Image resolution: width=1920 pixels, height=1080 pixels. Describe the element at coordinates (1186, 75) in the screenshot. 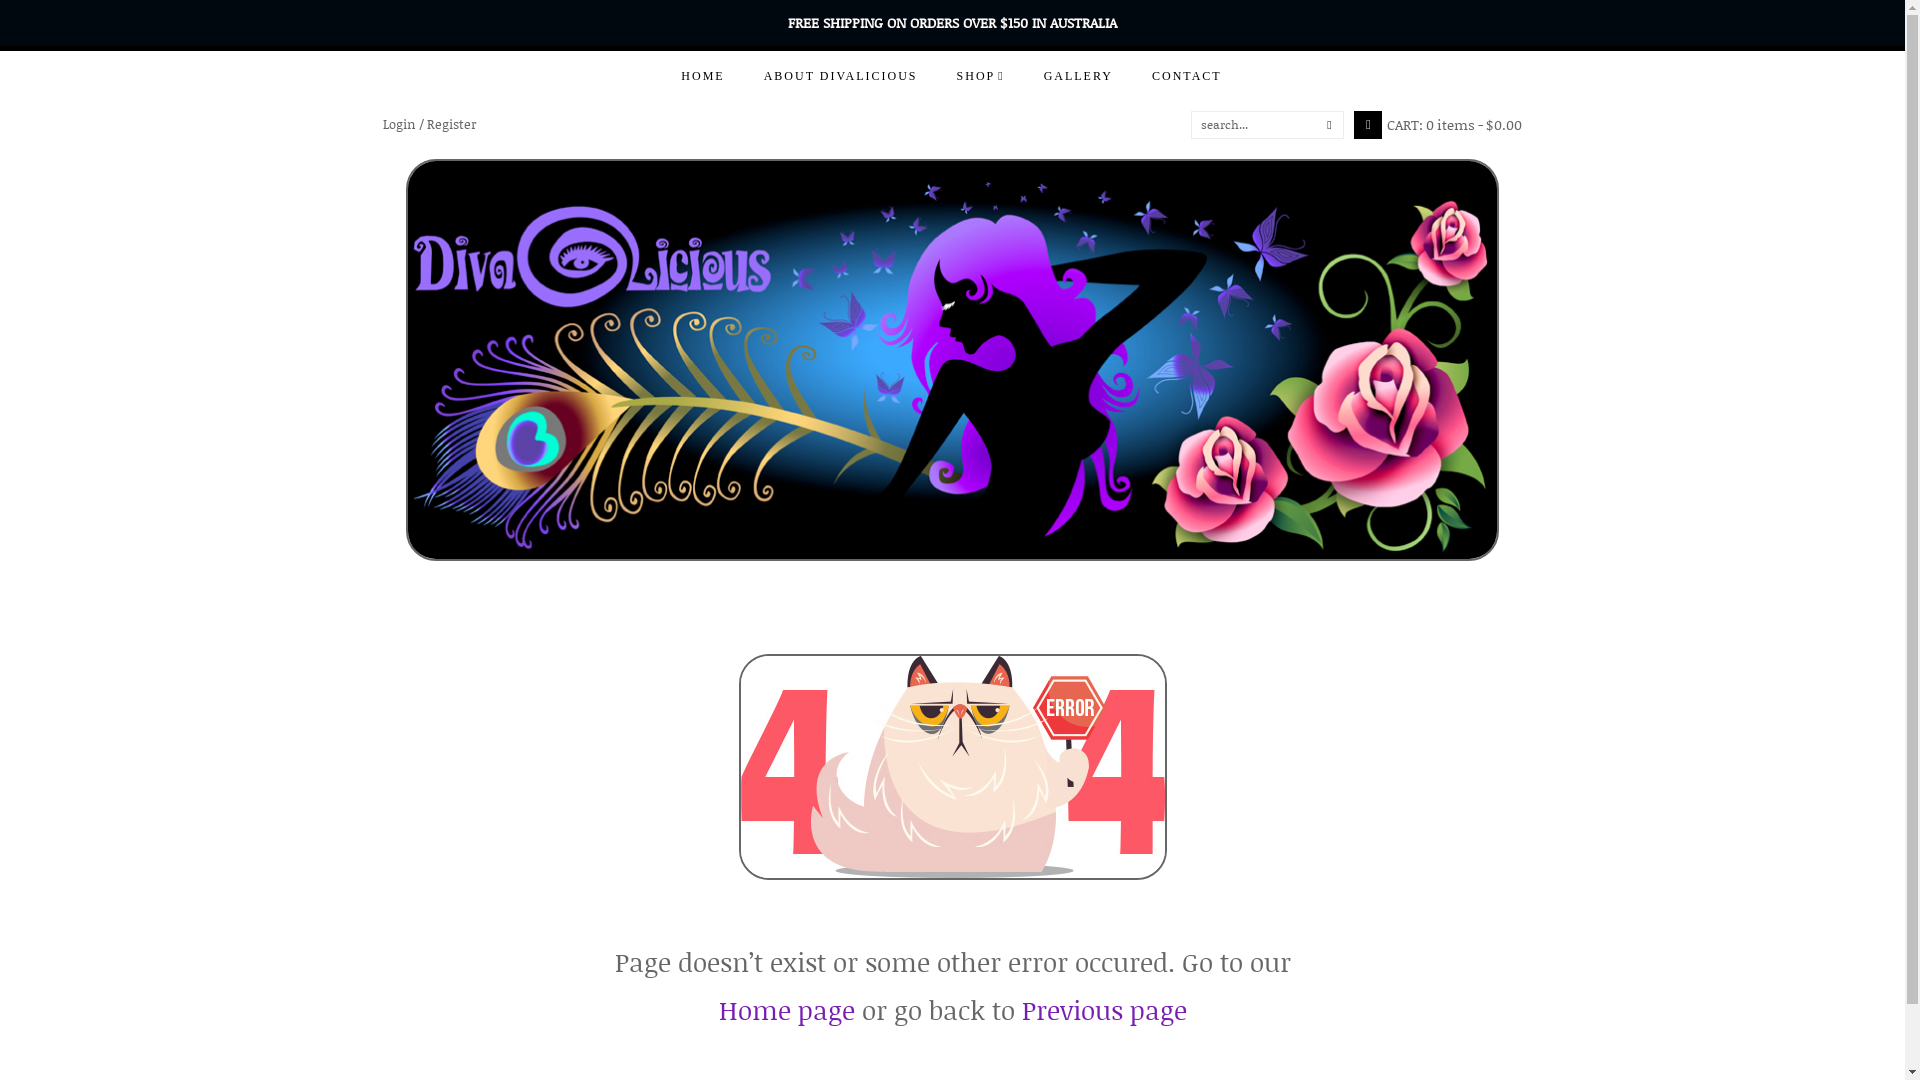

I see `'CONTACT'` at that location.